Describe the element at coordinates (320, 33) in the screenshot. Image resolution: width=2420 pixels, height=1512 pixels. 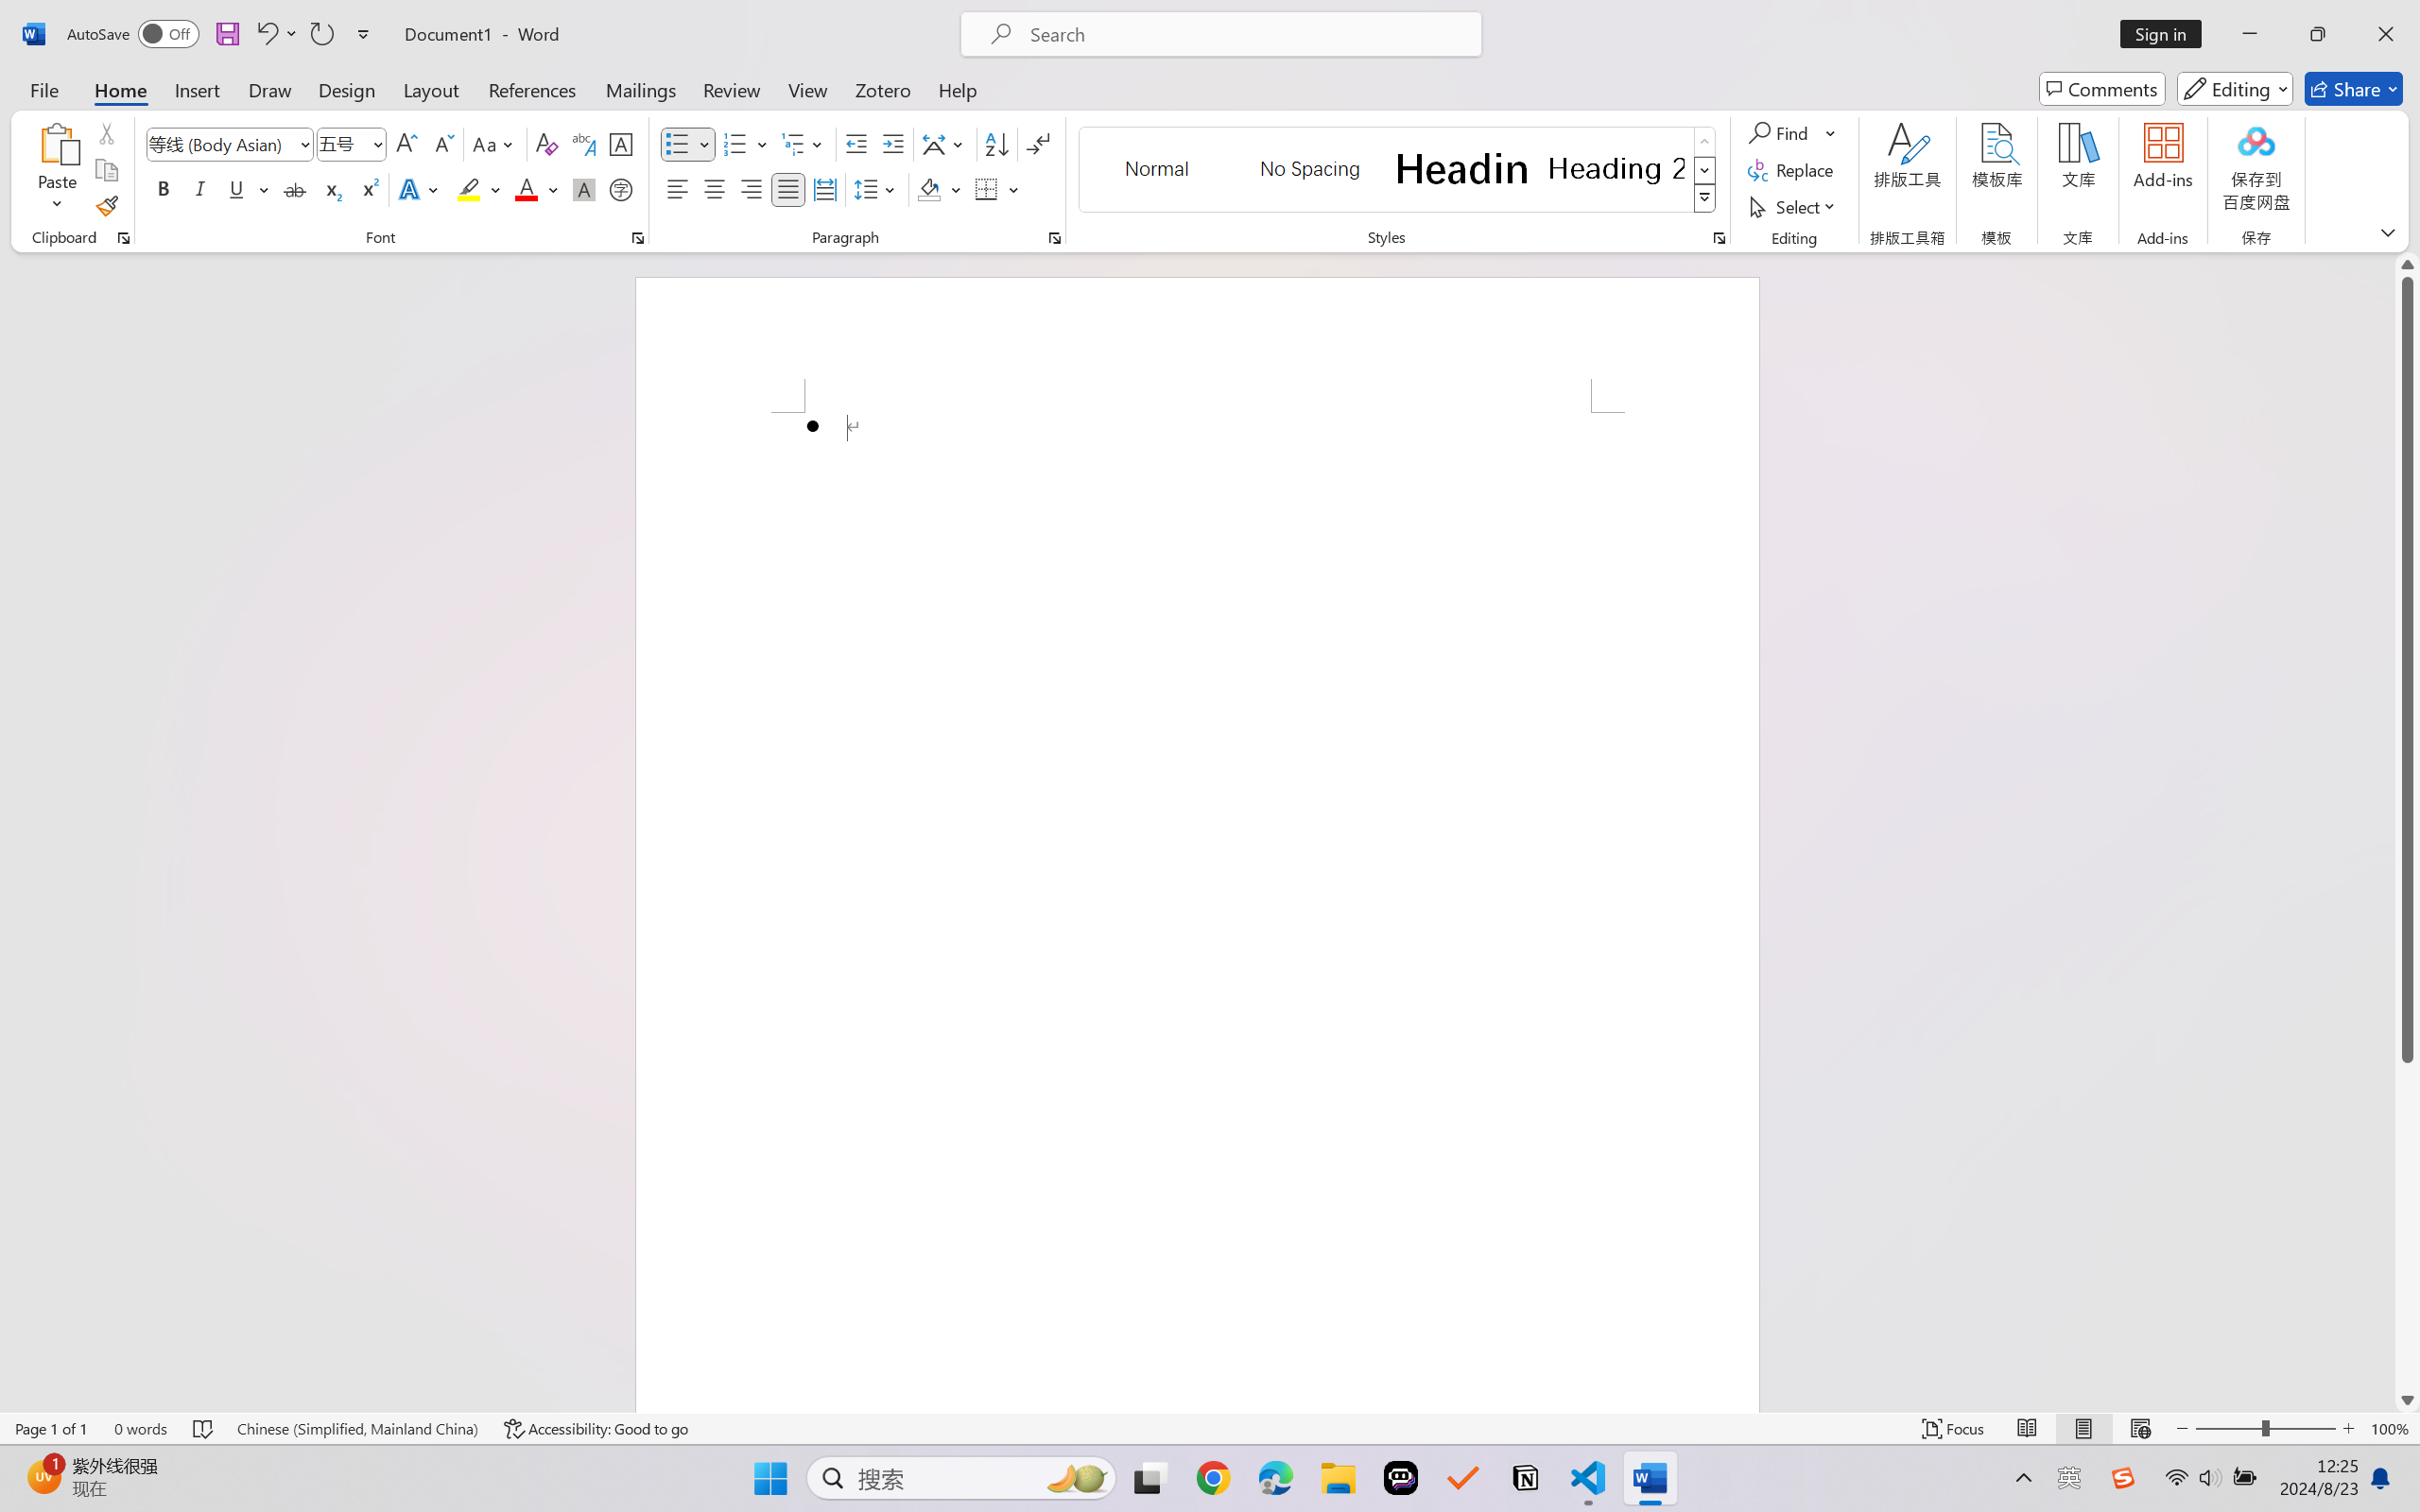
I see `'Repeat Bullet Default'` at that location.